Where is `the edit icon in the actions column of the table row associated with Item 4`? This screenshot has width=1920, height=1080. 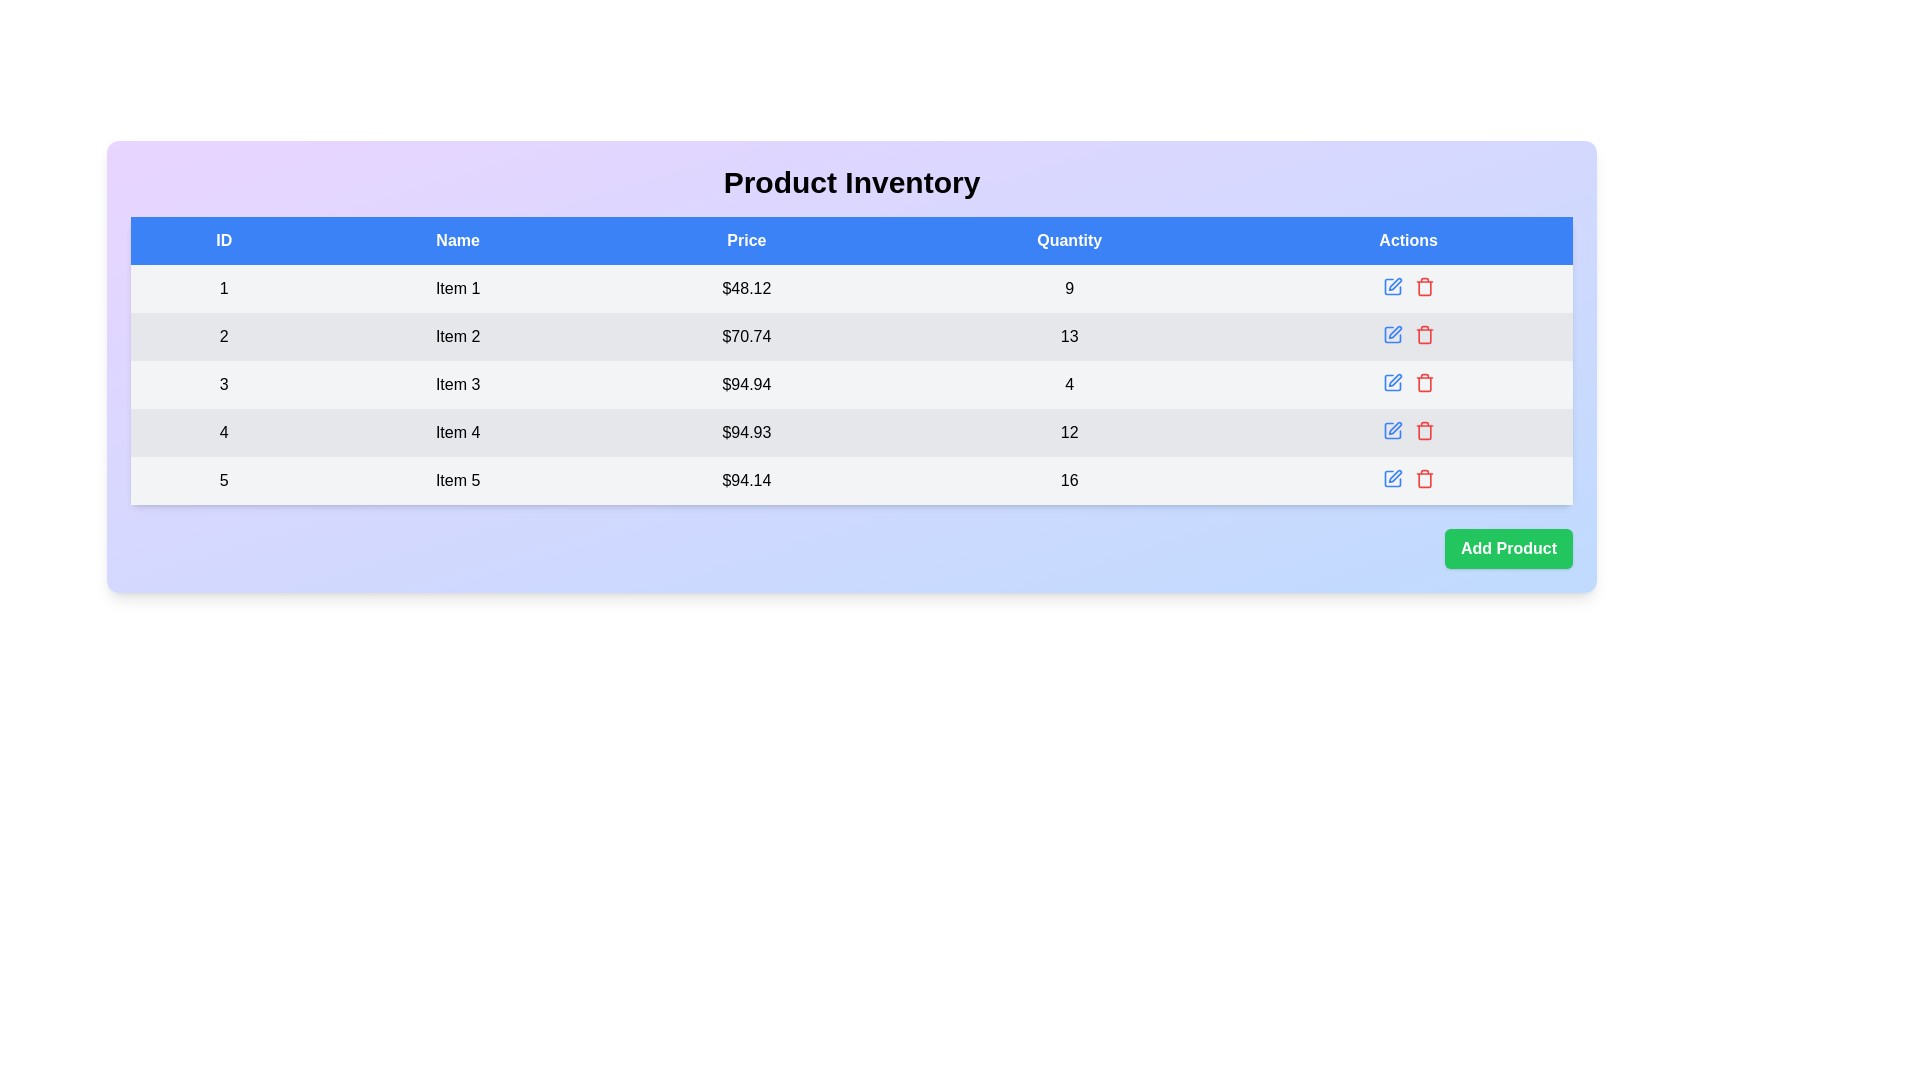
the edit icon in the actions column of the table row associated with Item 4 is located at coordinates (1406, 430).